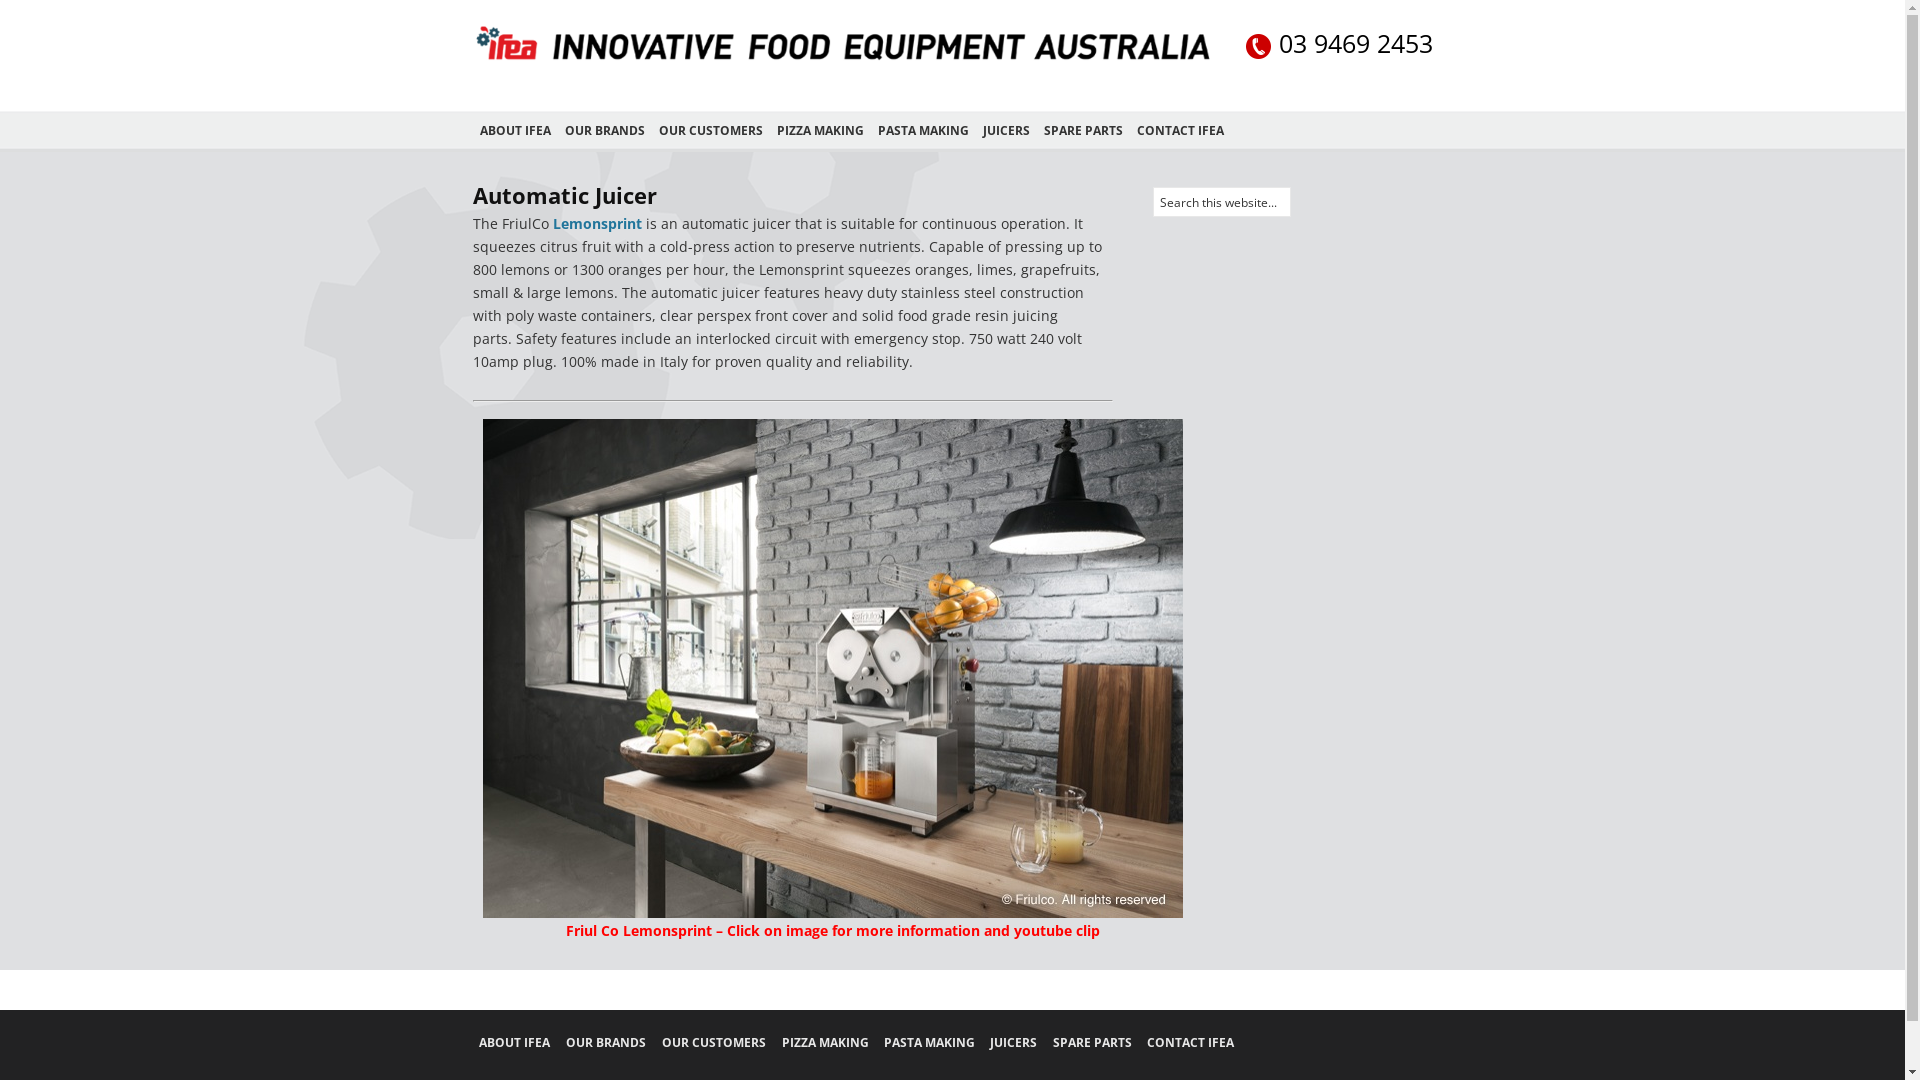  What do you see at coordinates (841, 61) in the screenshot?
I see `'Innovative Food Equipment Australia'` at bounding box center [841, 61].